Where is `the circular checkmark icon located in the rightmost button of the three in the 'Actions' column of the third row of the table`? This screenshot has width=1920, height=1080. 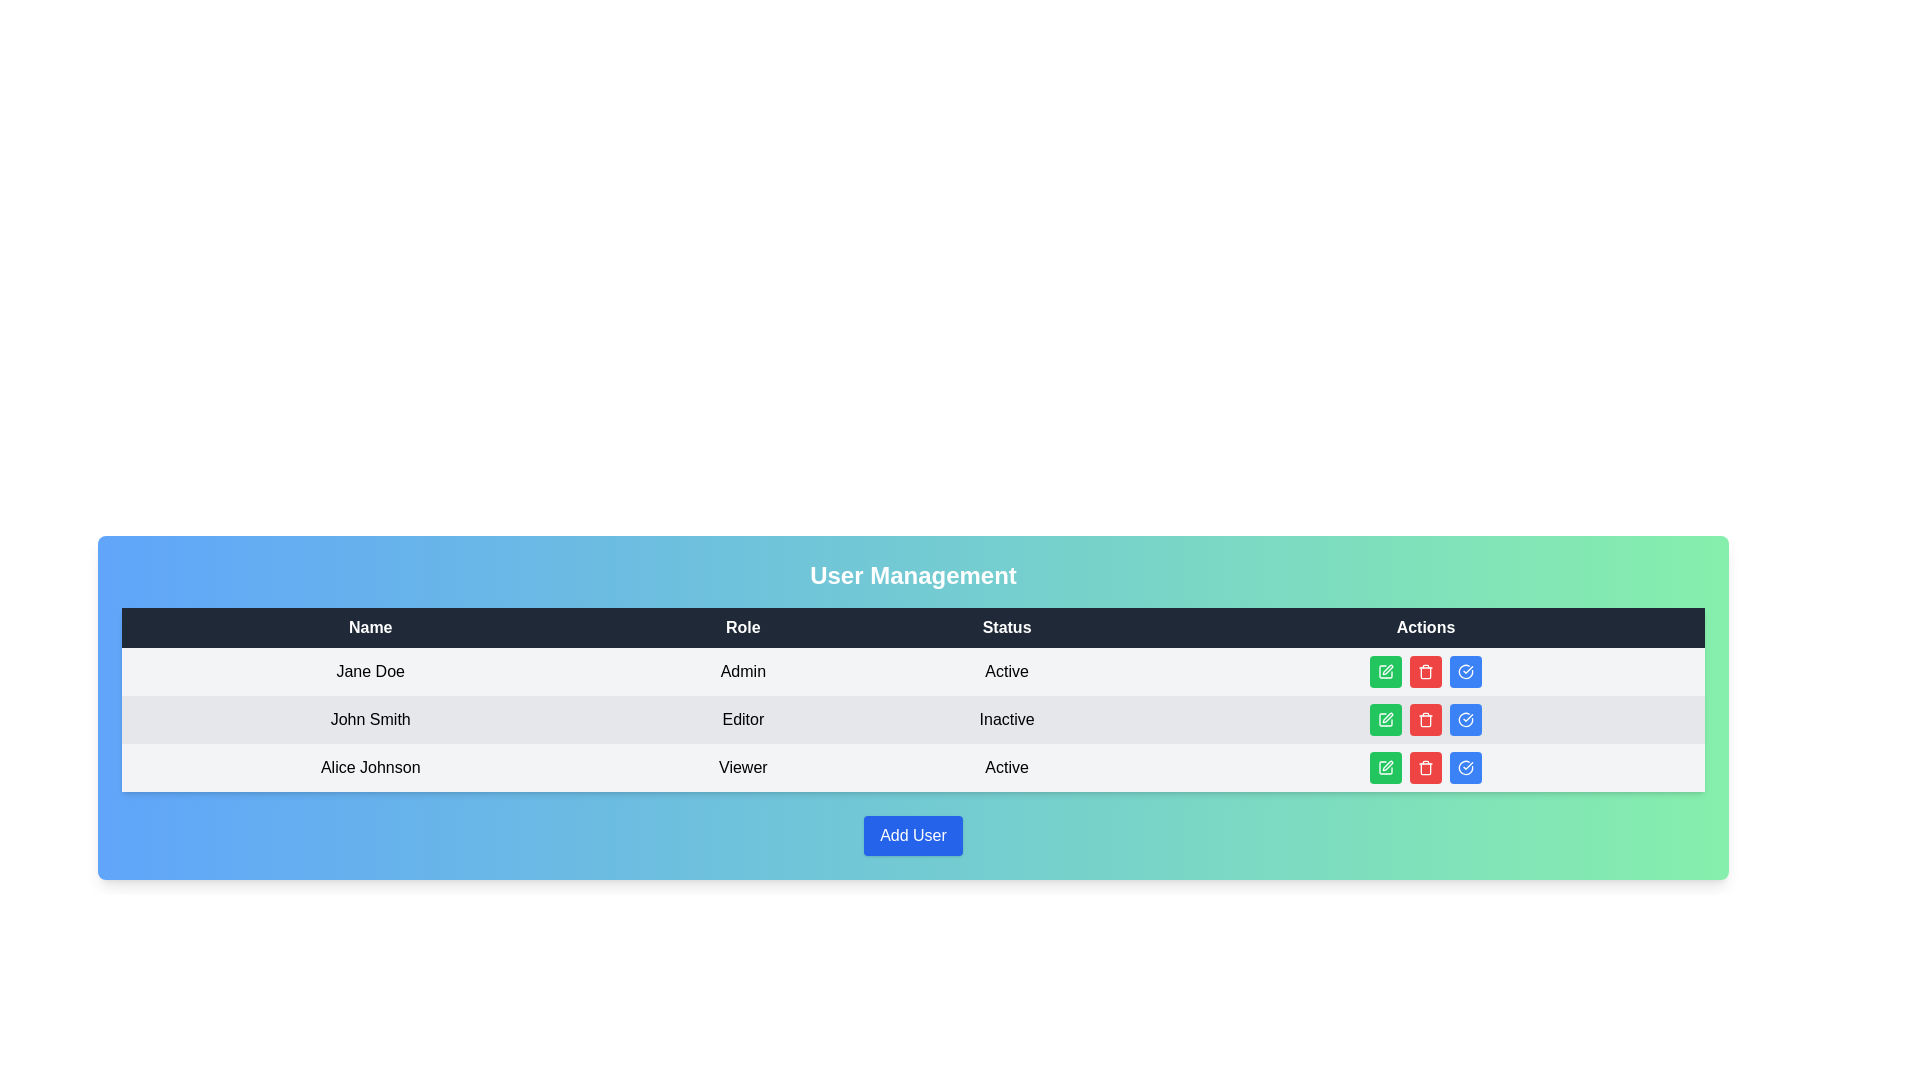 the circular checkmark icon located in the rightmost button of the three in the 'Actions' column of the third row of the table is located at coordinates (1465, 720).